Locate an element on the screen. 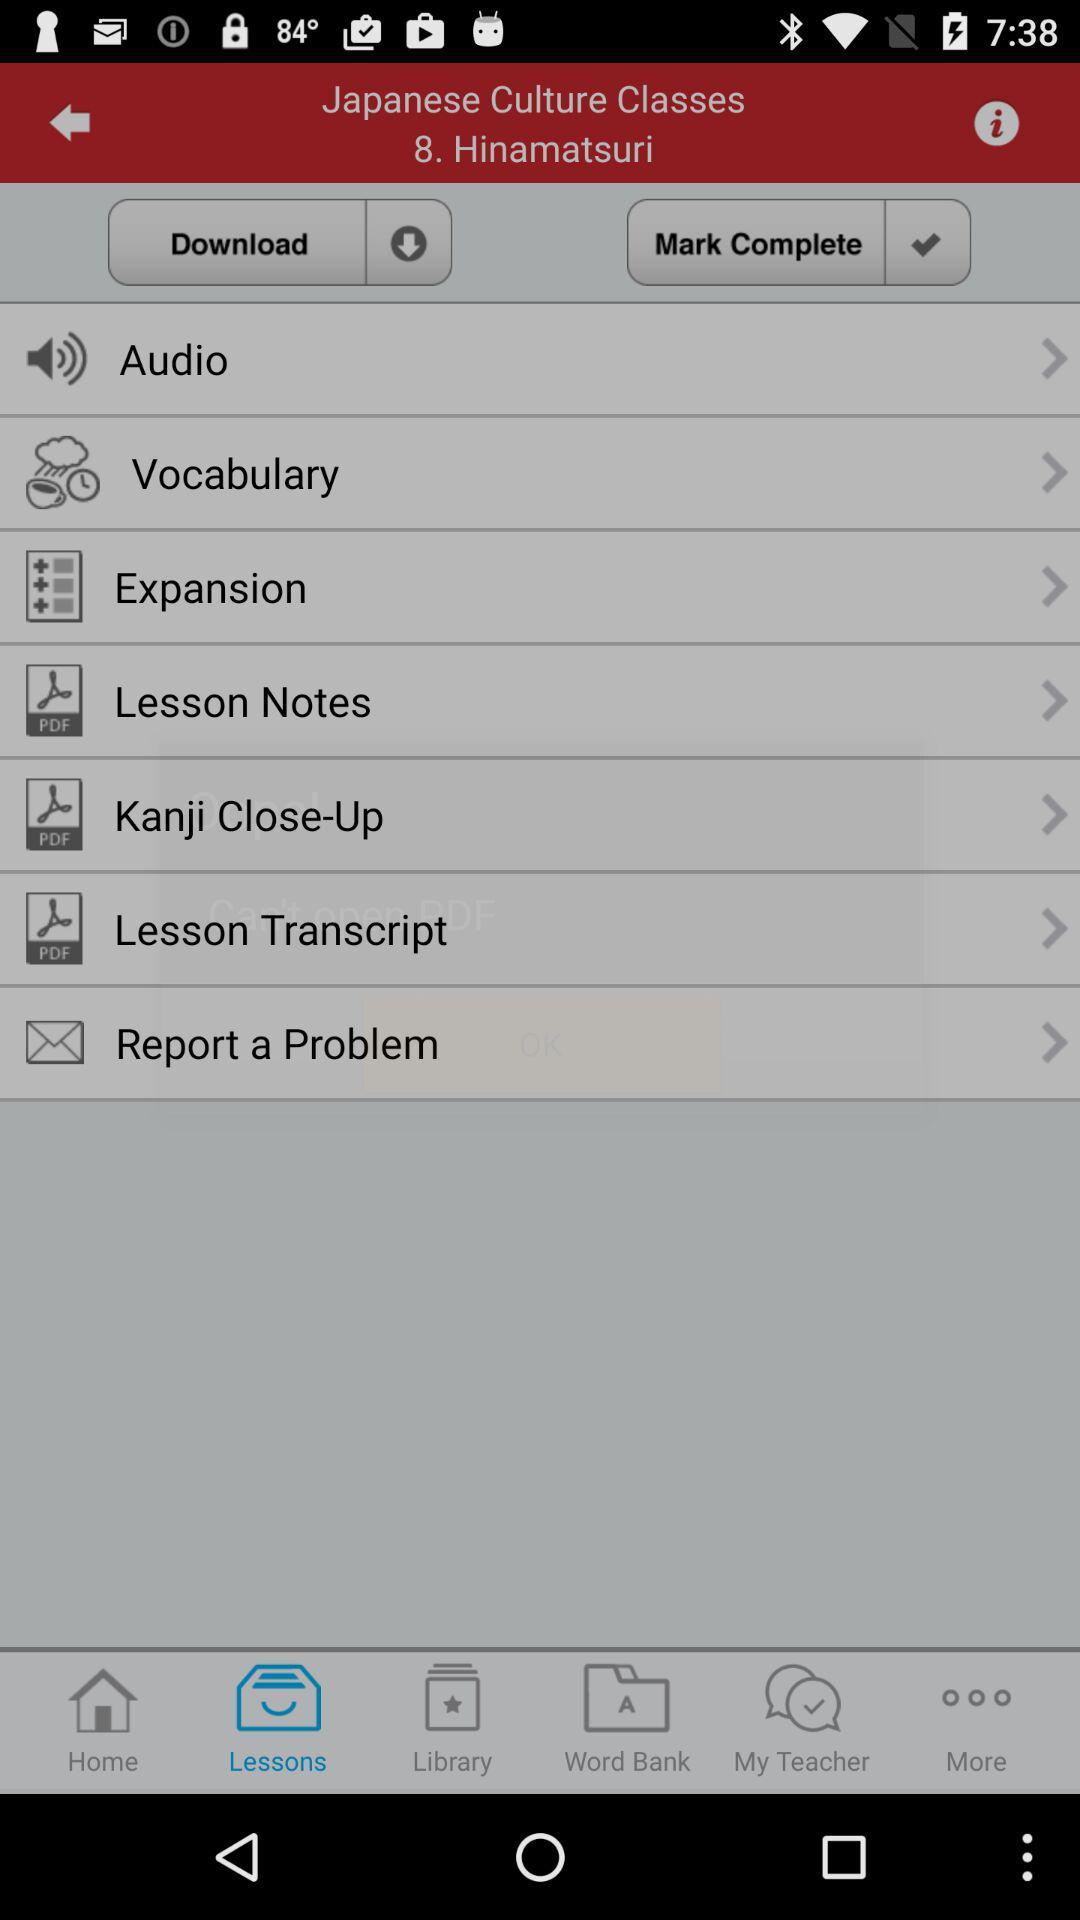  the arrow button beside the text report a problem is located at coordinates (1055, 1041).